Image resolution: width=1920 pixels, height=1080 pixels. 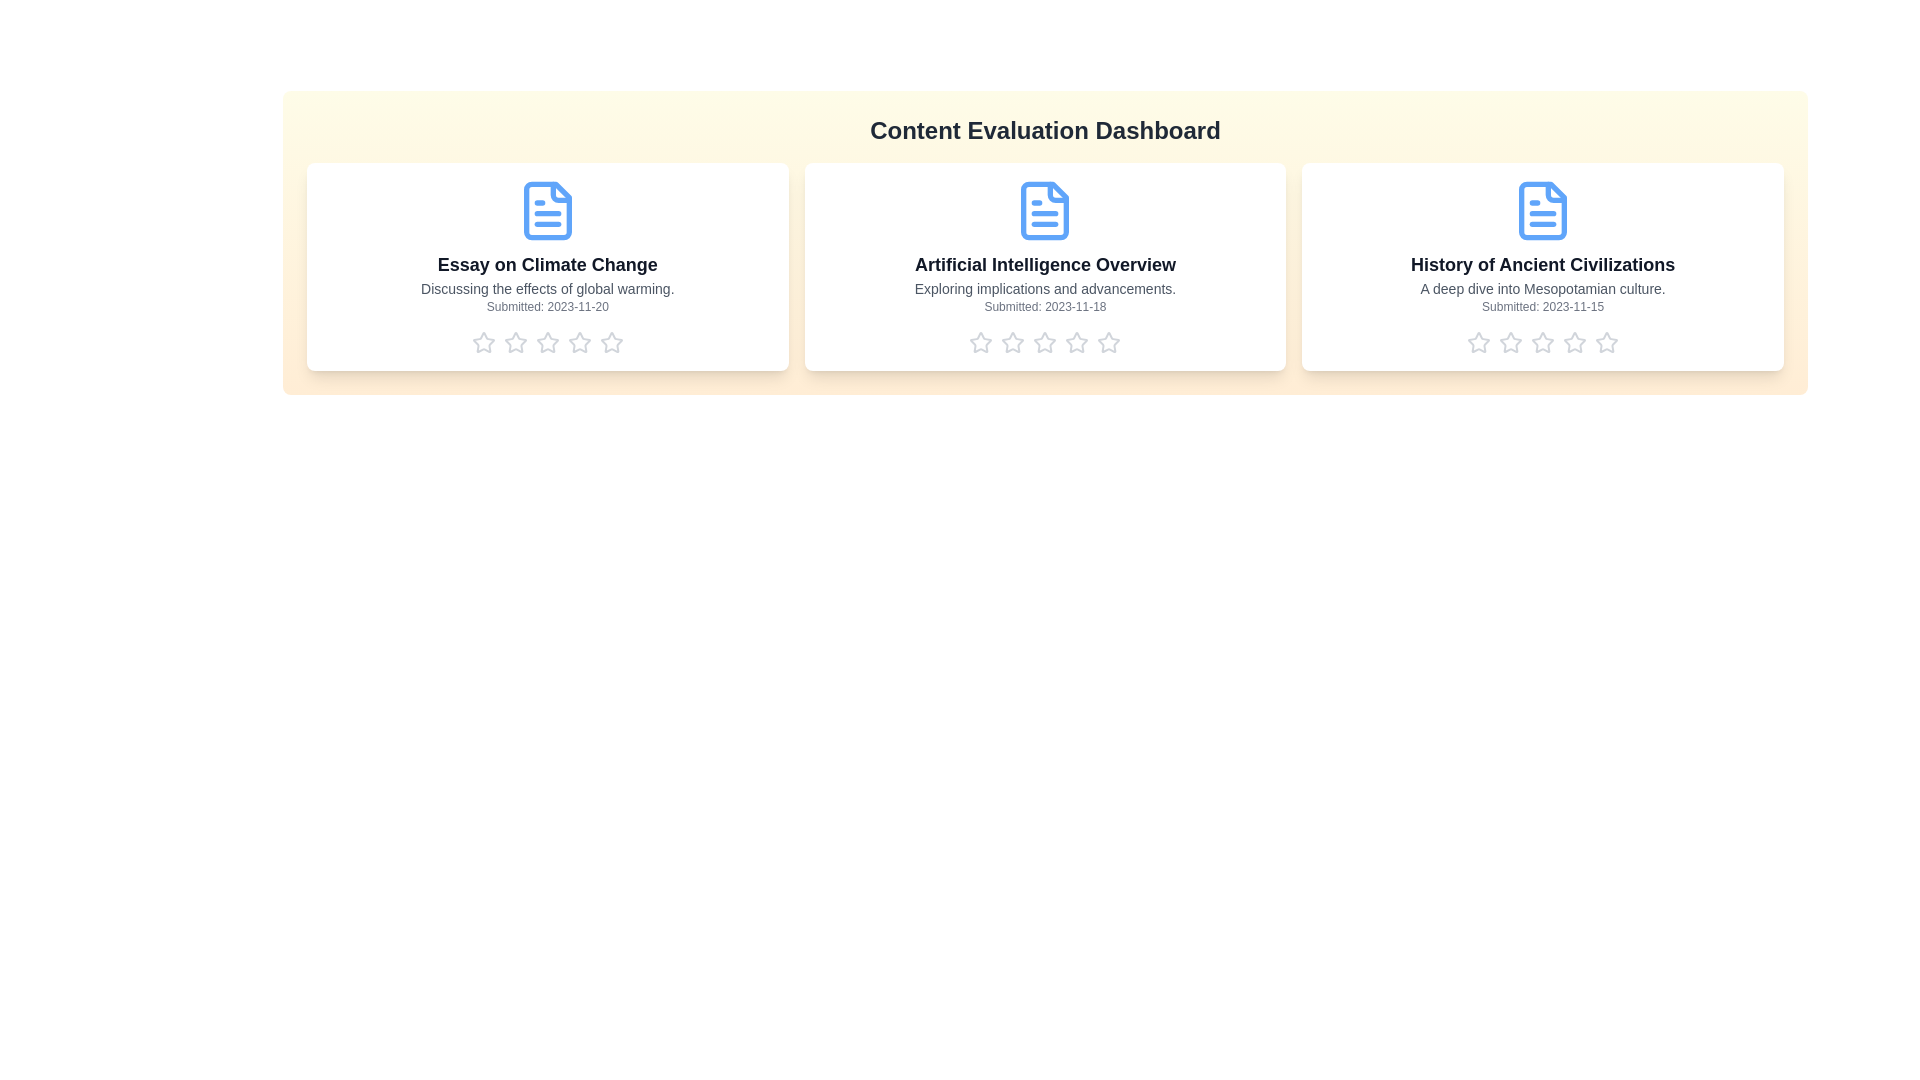 What do you see at coordinates (547, 265) in the screenshot?
I see `the card titled 'Essay on Climate Change' to explore its details` at bounding box center [547, 265].